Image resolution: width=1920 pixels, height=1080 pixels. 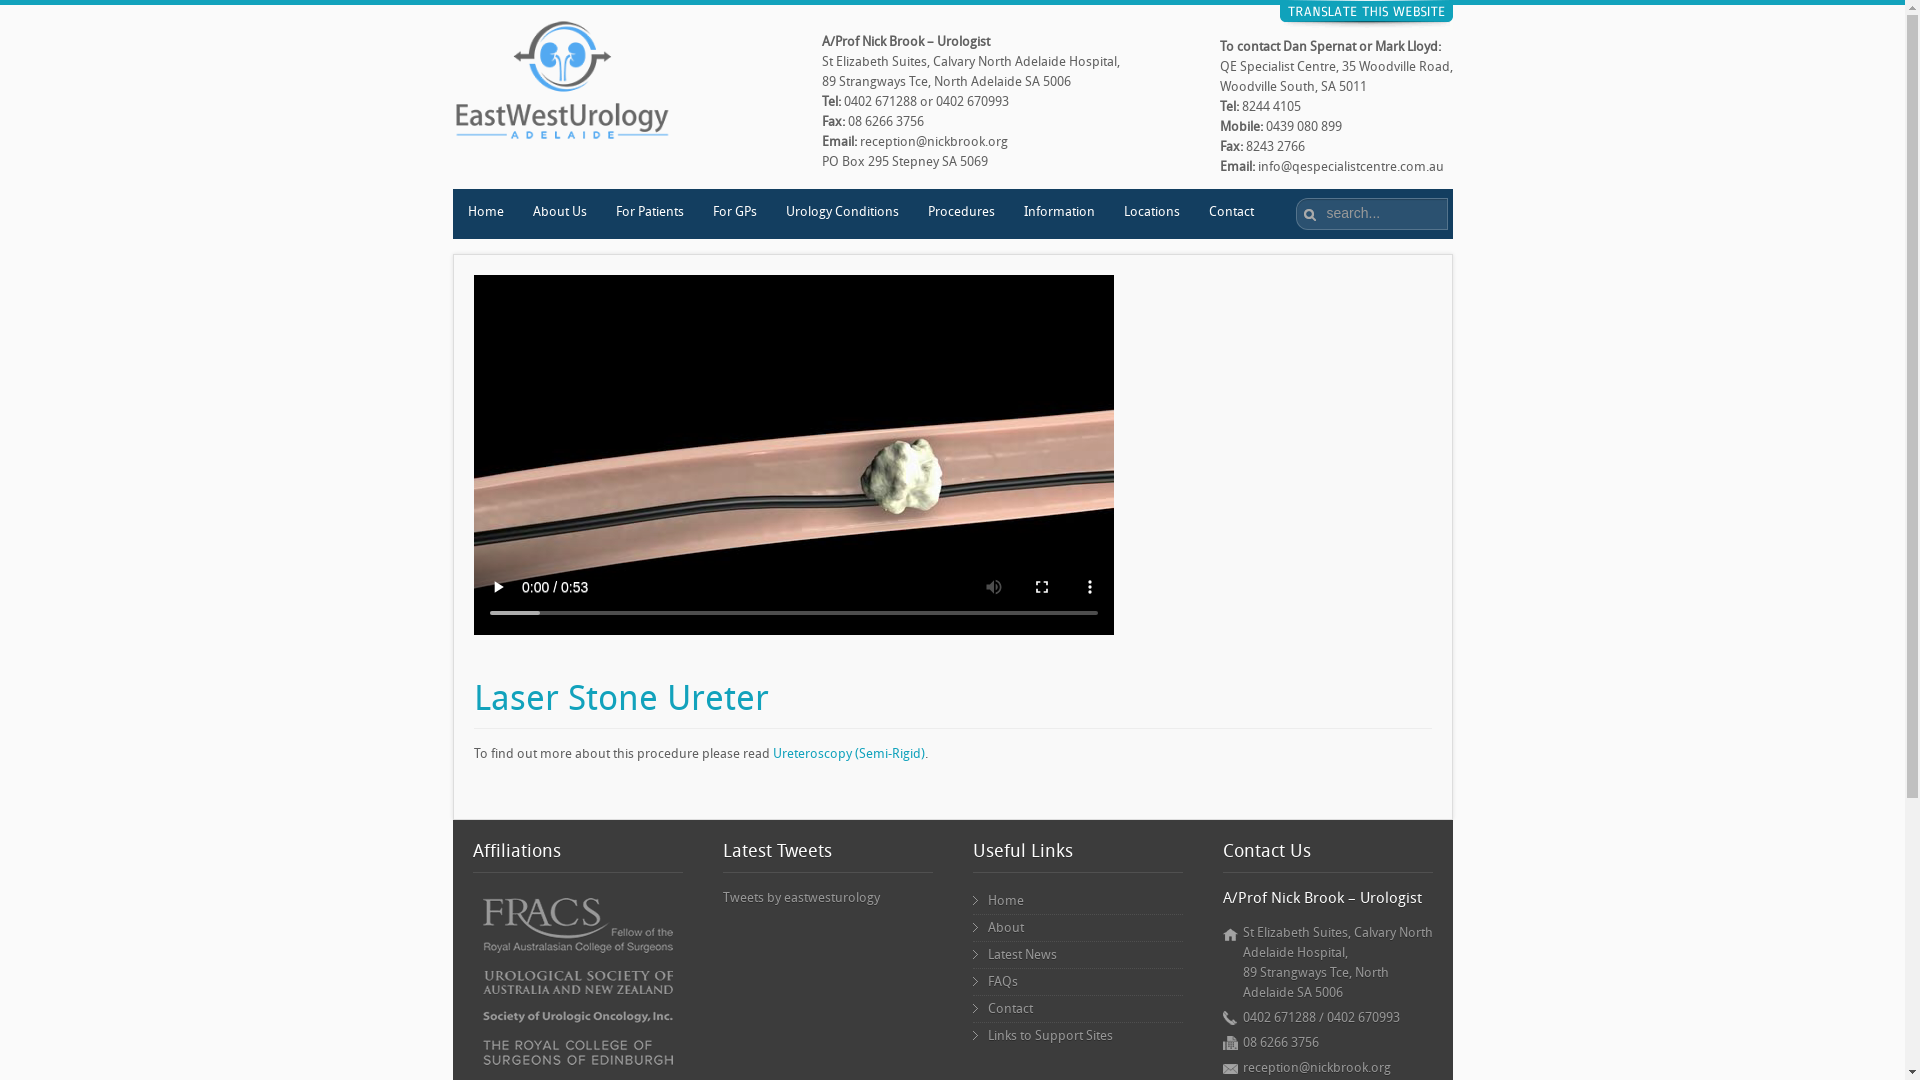 What do you see at coordinates (10, 12) in the screenshot?
I see `'Reset'` at bounding box center [10, 12].